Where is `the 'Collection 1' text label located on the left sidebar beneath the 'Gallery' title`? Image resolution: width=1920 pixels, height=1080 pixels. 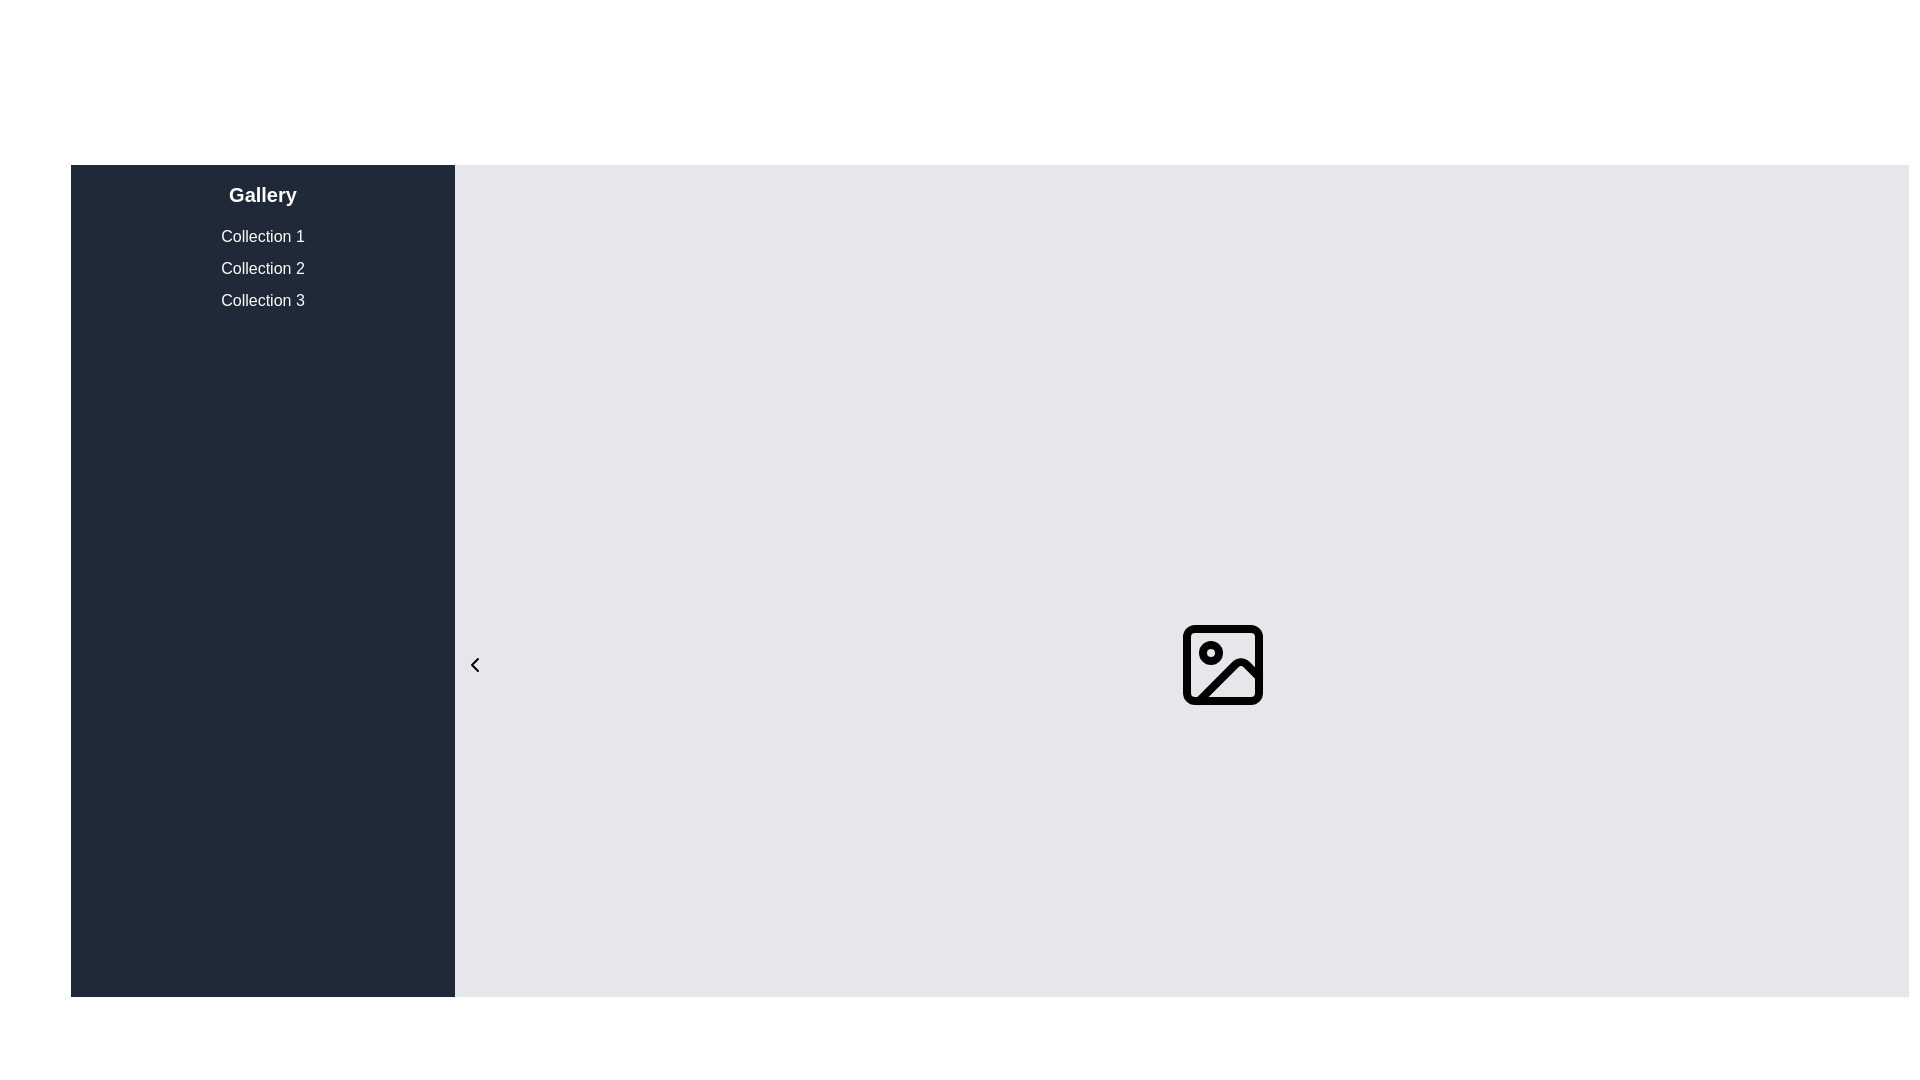 the 'Collection 1' text label located on the left sidebar beneath the 'Gallery' title is located at coordinates (262, 235).